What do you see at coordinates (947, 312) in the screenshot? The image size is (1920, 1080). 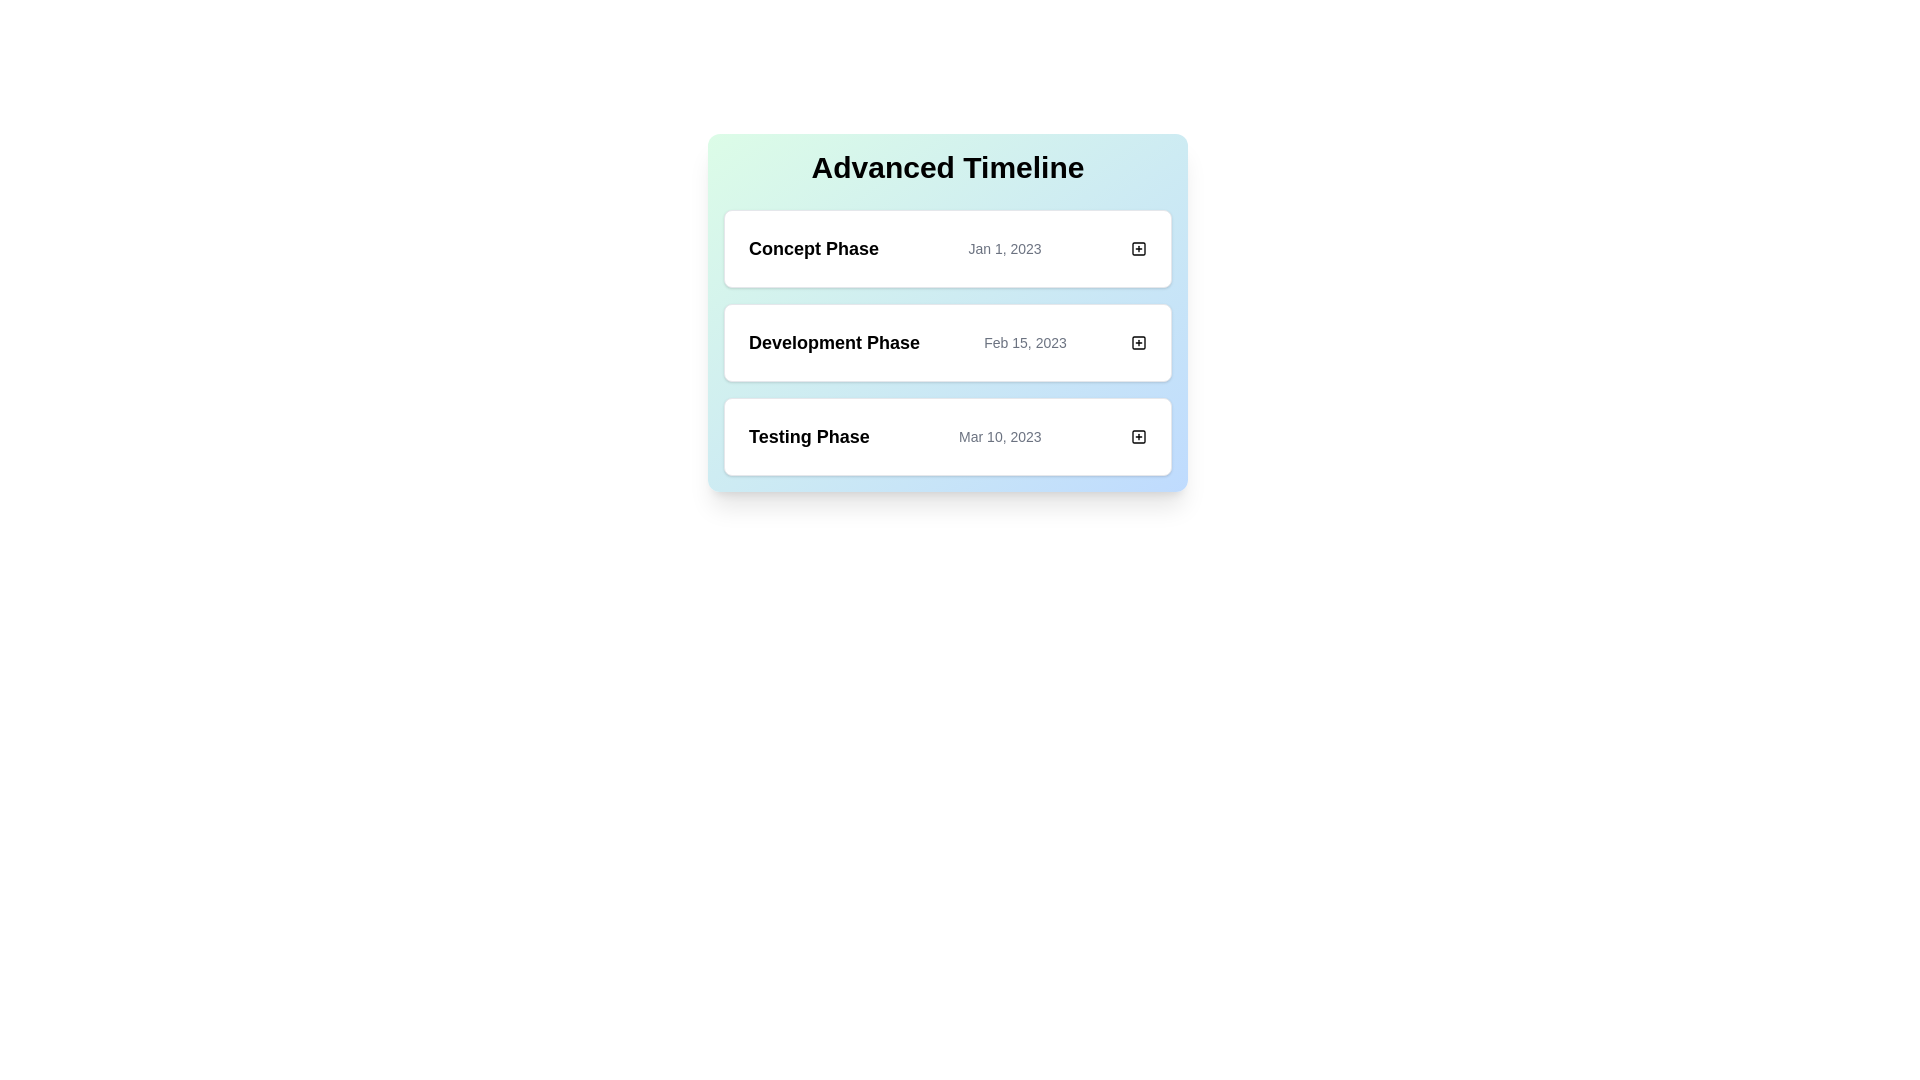 I see `the 'Development Phase' card element in the timeline, which is the second card under the 'Advanced Timeline' header` at bounding box center [947, 312].